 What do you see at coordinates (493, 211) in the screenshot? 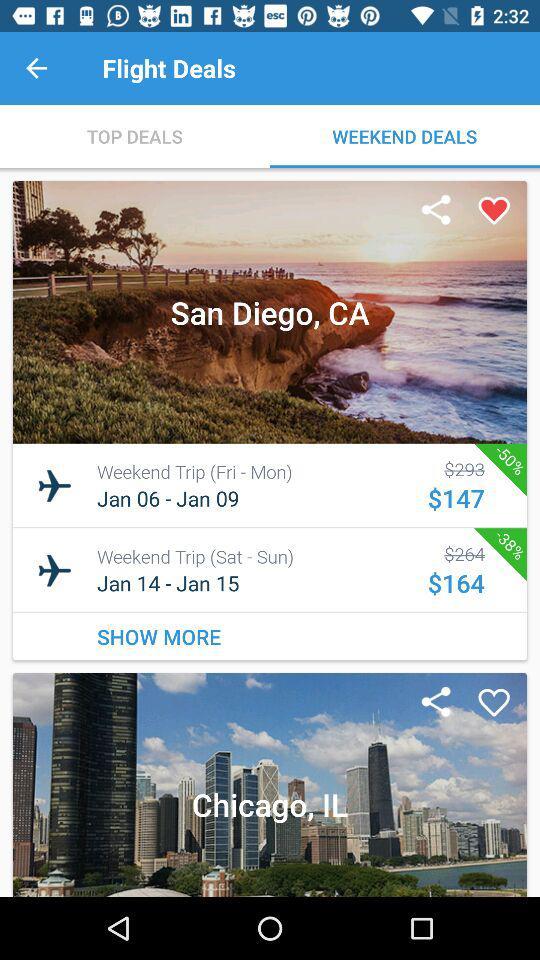
I see `the destination` at bounding box center [493, 211].